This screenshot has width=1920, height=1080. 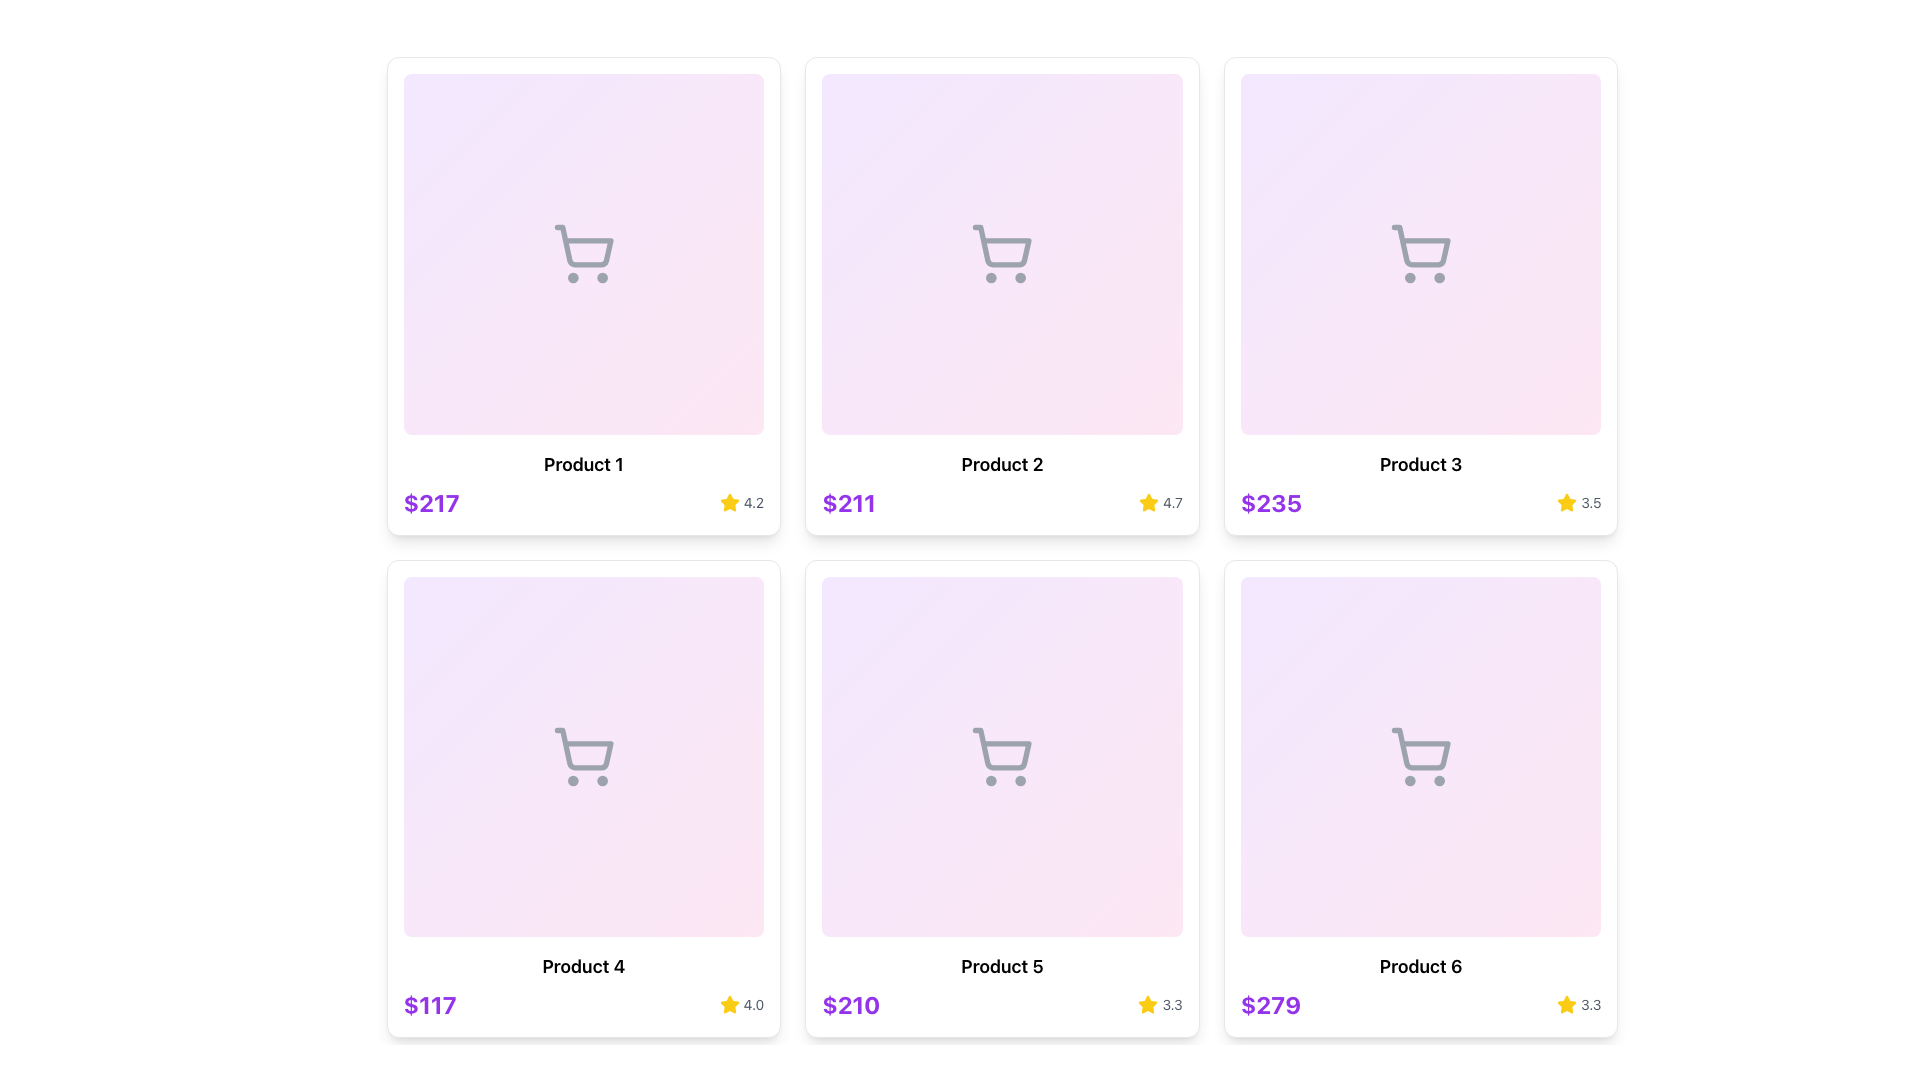 I want to click on the price text element located in the bottom-left section of the card titled 'Product 1', so click(x=430, y=501).